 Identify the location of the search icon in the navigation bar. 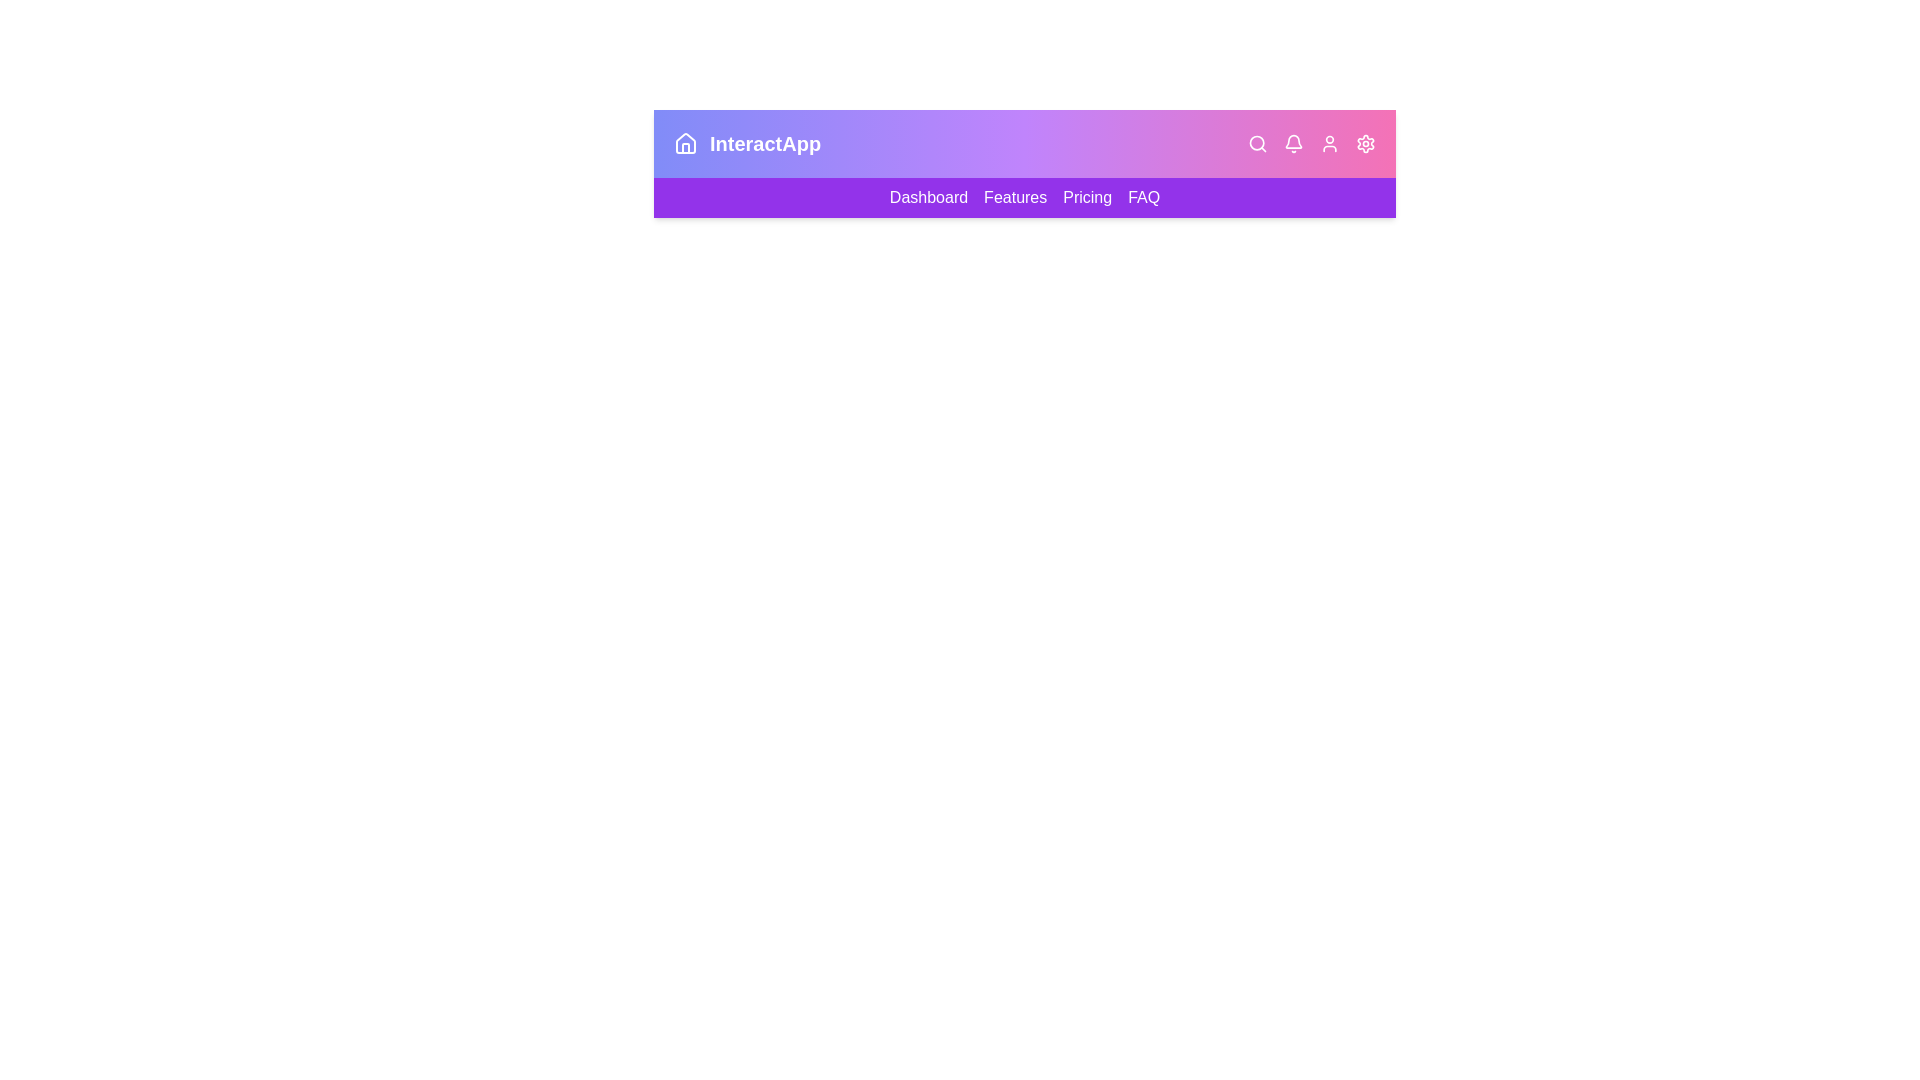
(1256, 142).